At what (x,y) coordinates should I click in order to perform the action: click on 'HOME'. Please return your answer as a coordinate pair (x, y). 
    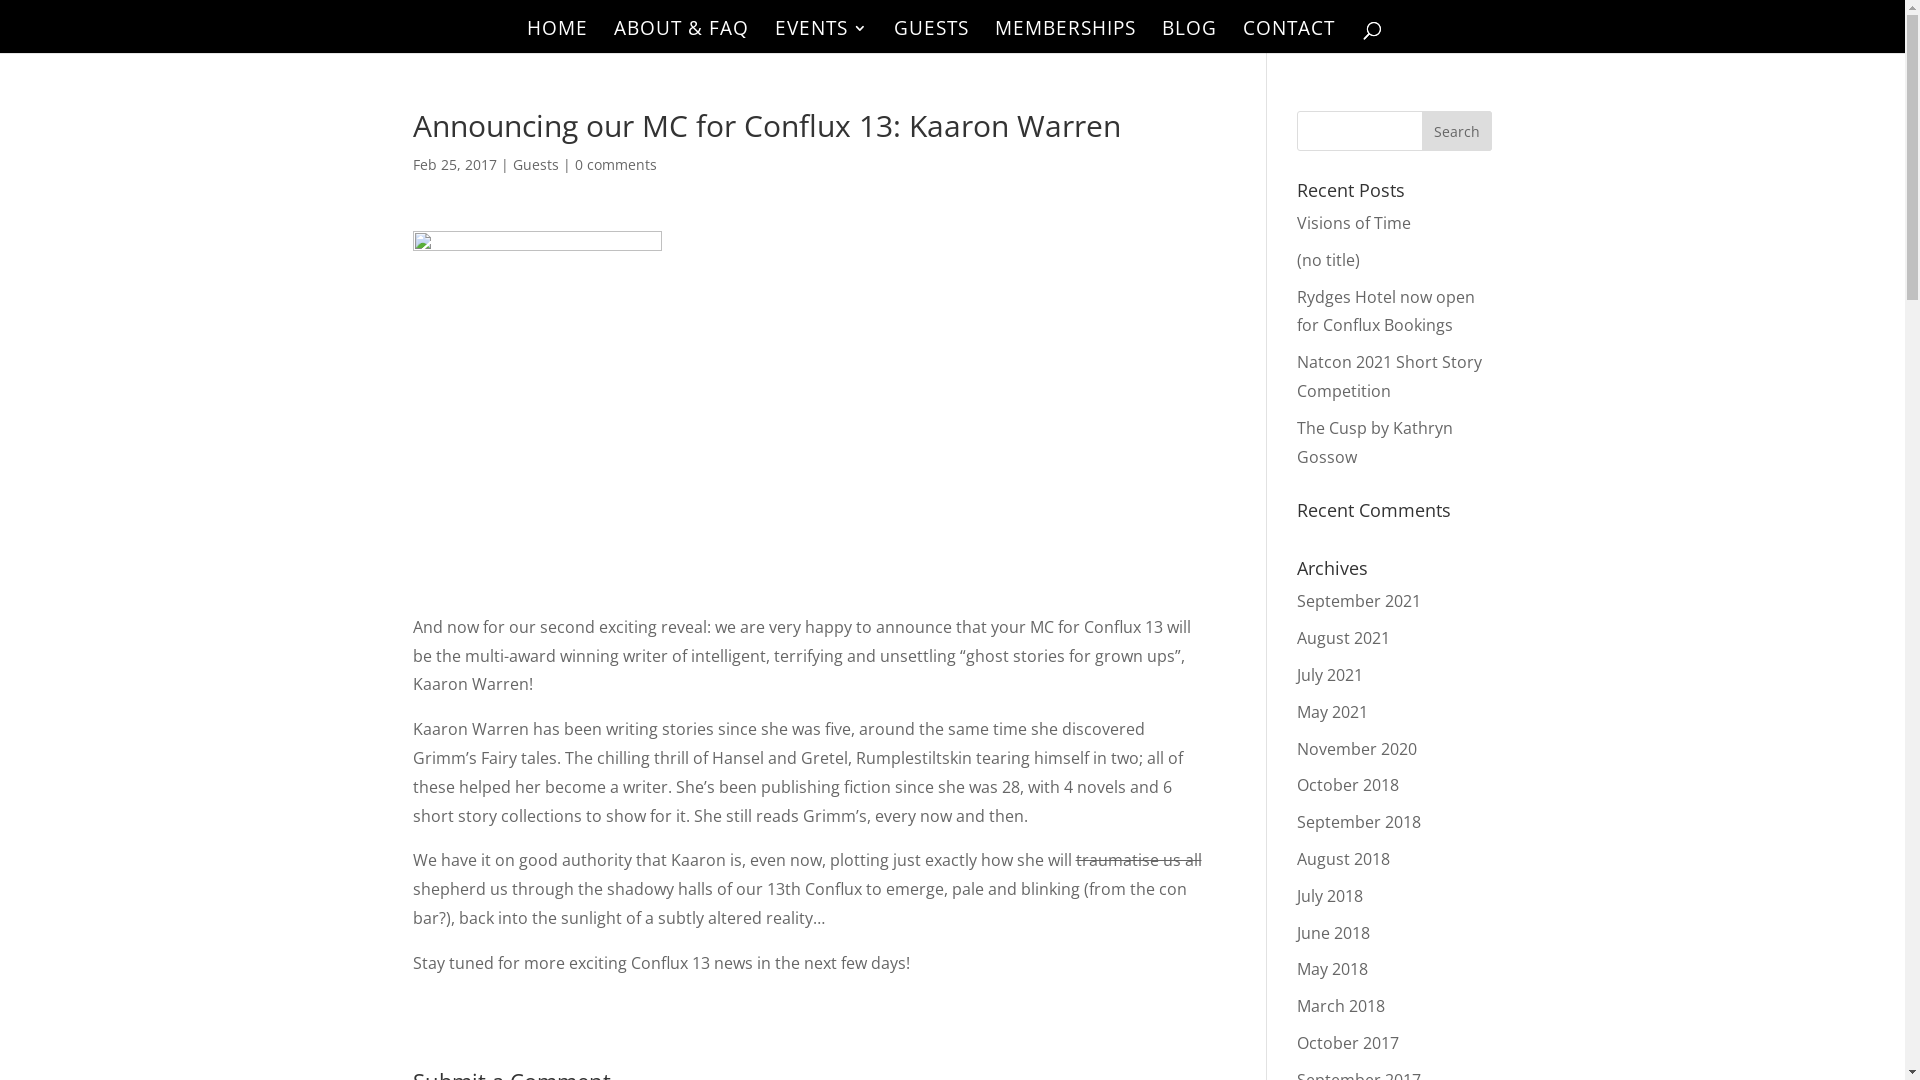
    Looking at the image, I should click on (556, 37).